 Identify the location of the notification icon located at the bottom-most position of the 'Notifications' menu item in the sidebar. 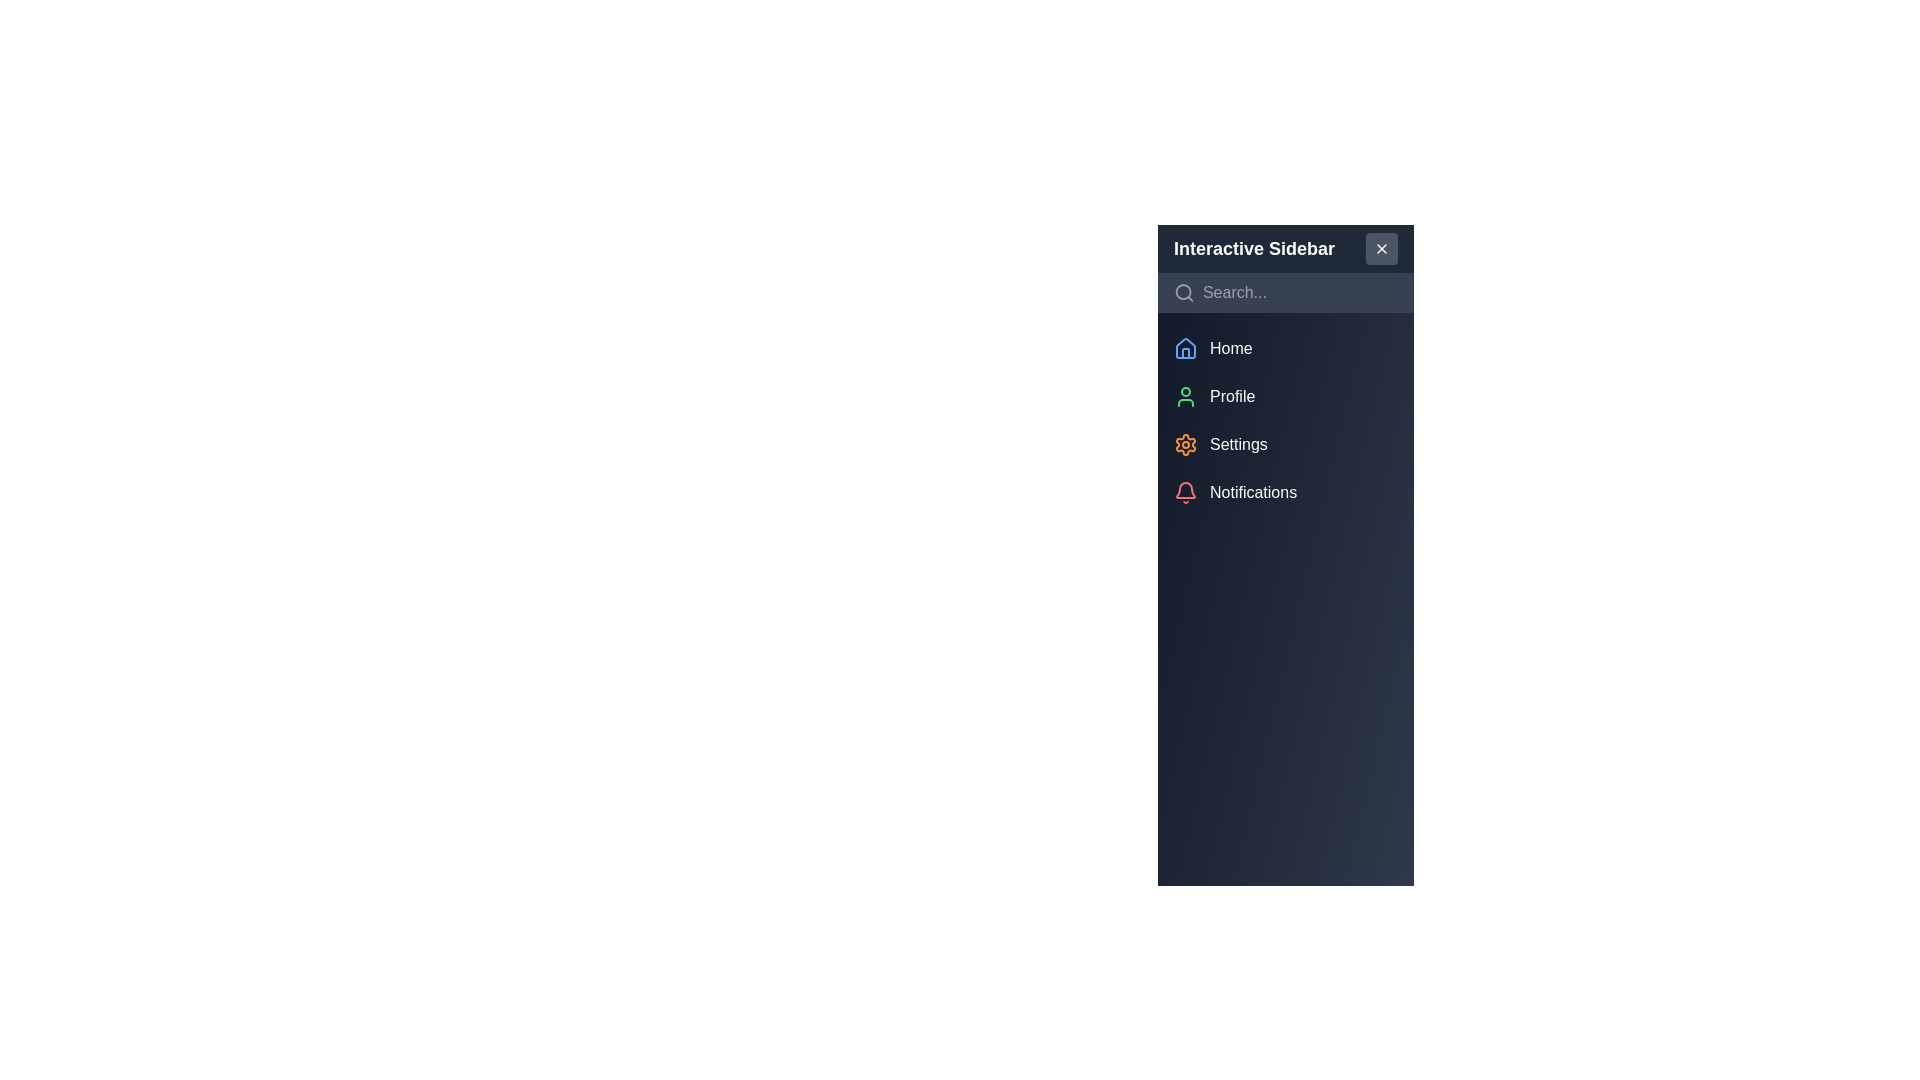
(1185, 493).